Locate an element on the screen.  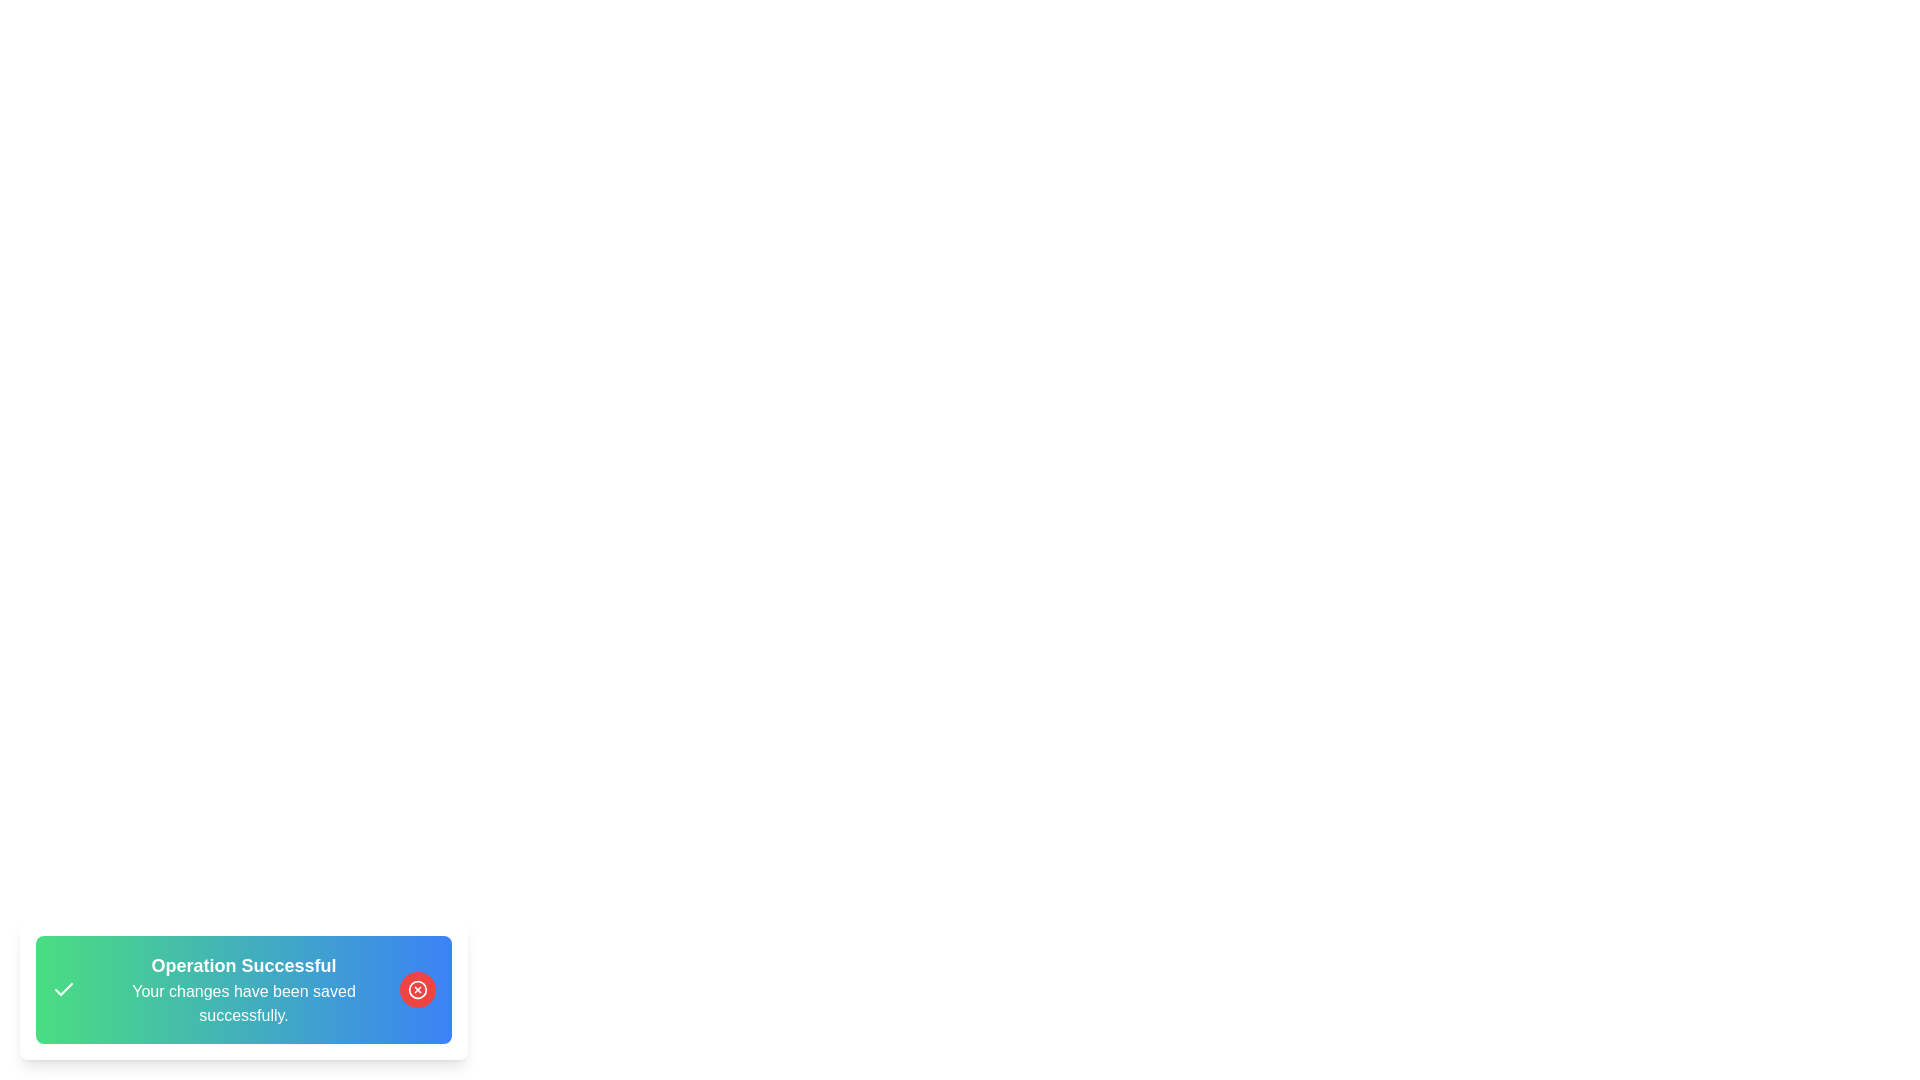
the close button to trigger its hover effect is located at coordinates (416, 990).